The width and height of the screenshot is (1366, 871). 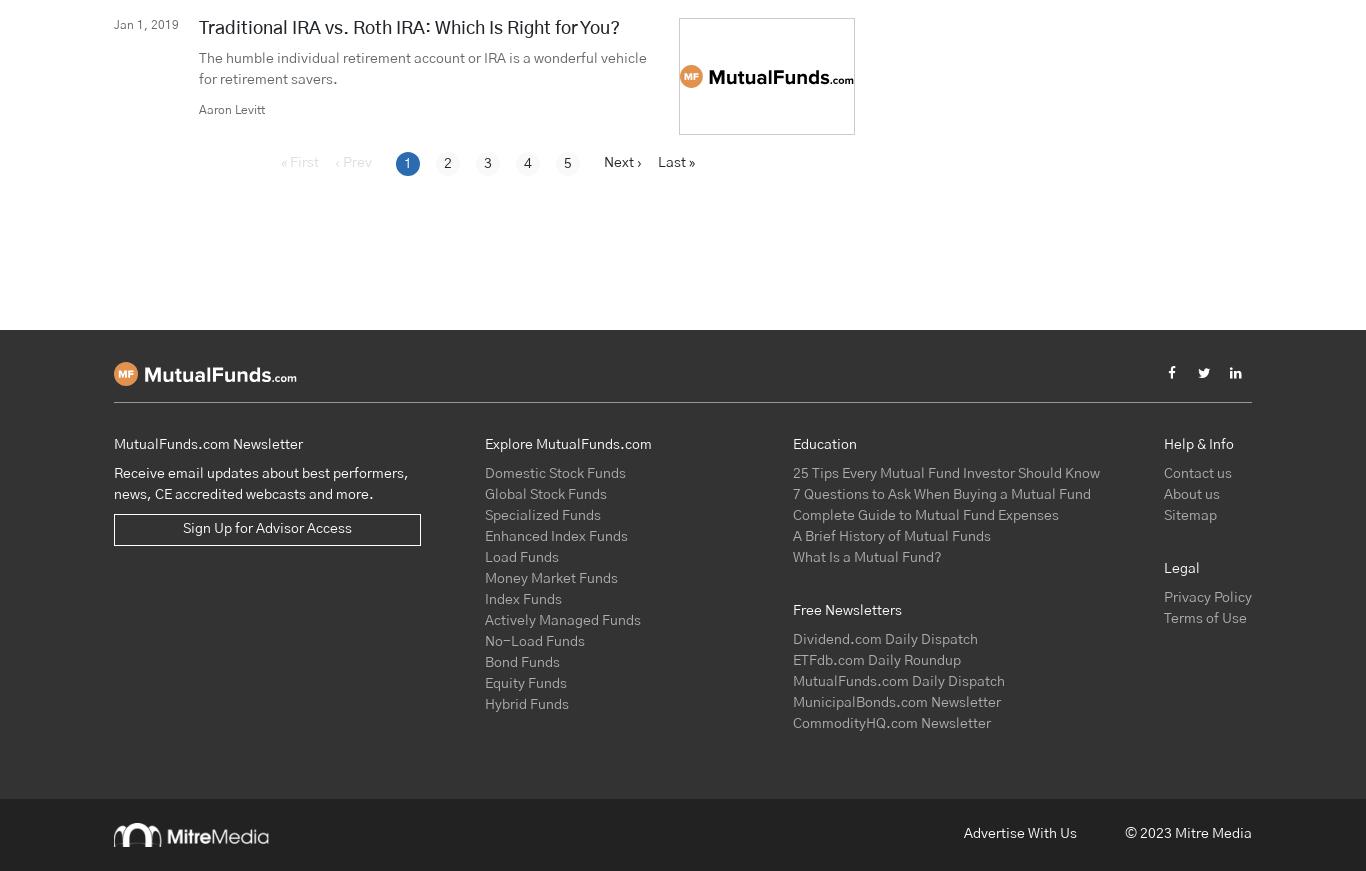 I want to click on 'Global Stock Funds', so click(x=485, y=494).